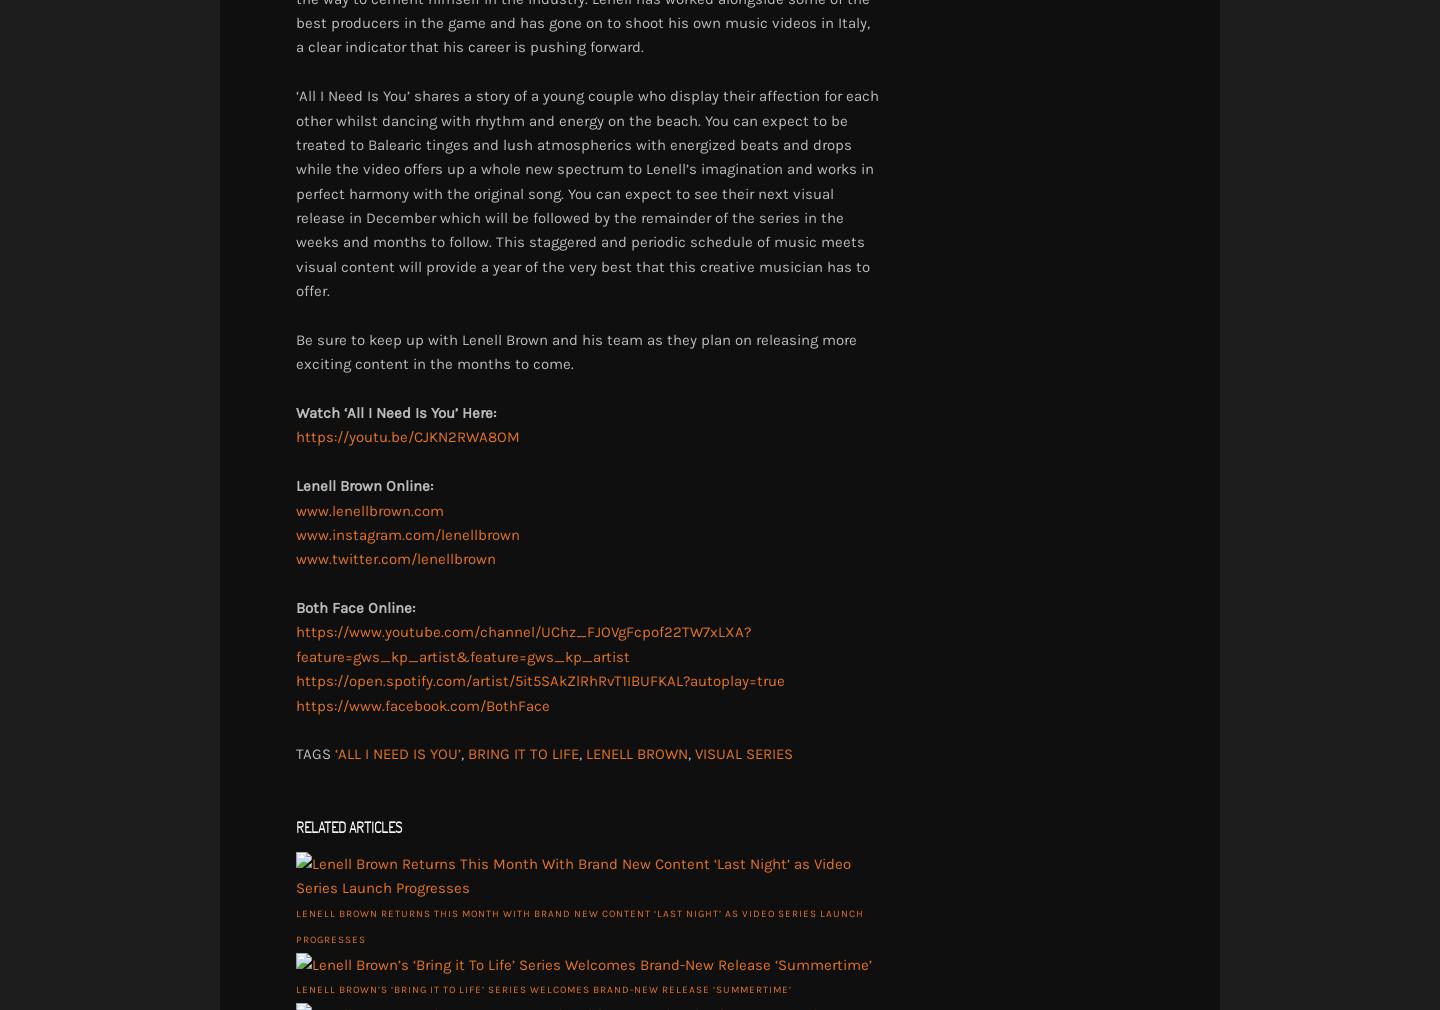 Image resolution: width=1440 pixels, height=1010 pixels. I want to click on '‘ALL I NEED IS YOU’', so click(397, 752).